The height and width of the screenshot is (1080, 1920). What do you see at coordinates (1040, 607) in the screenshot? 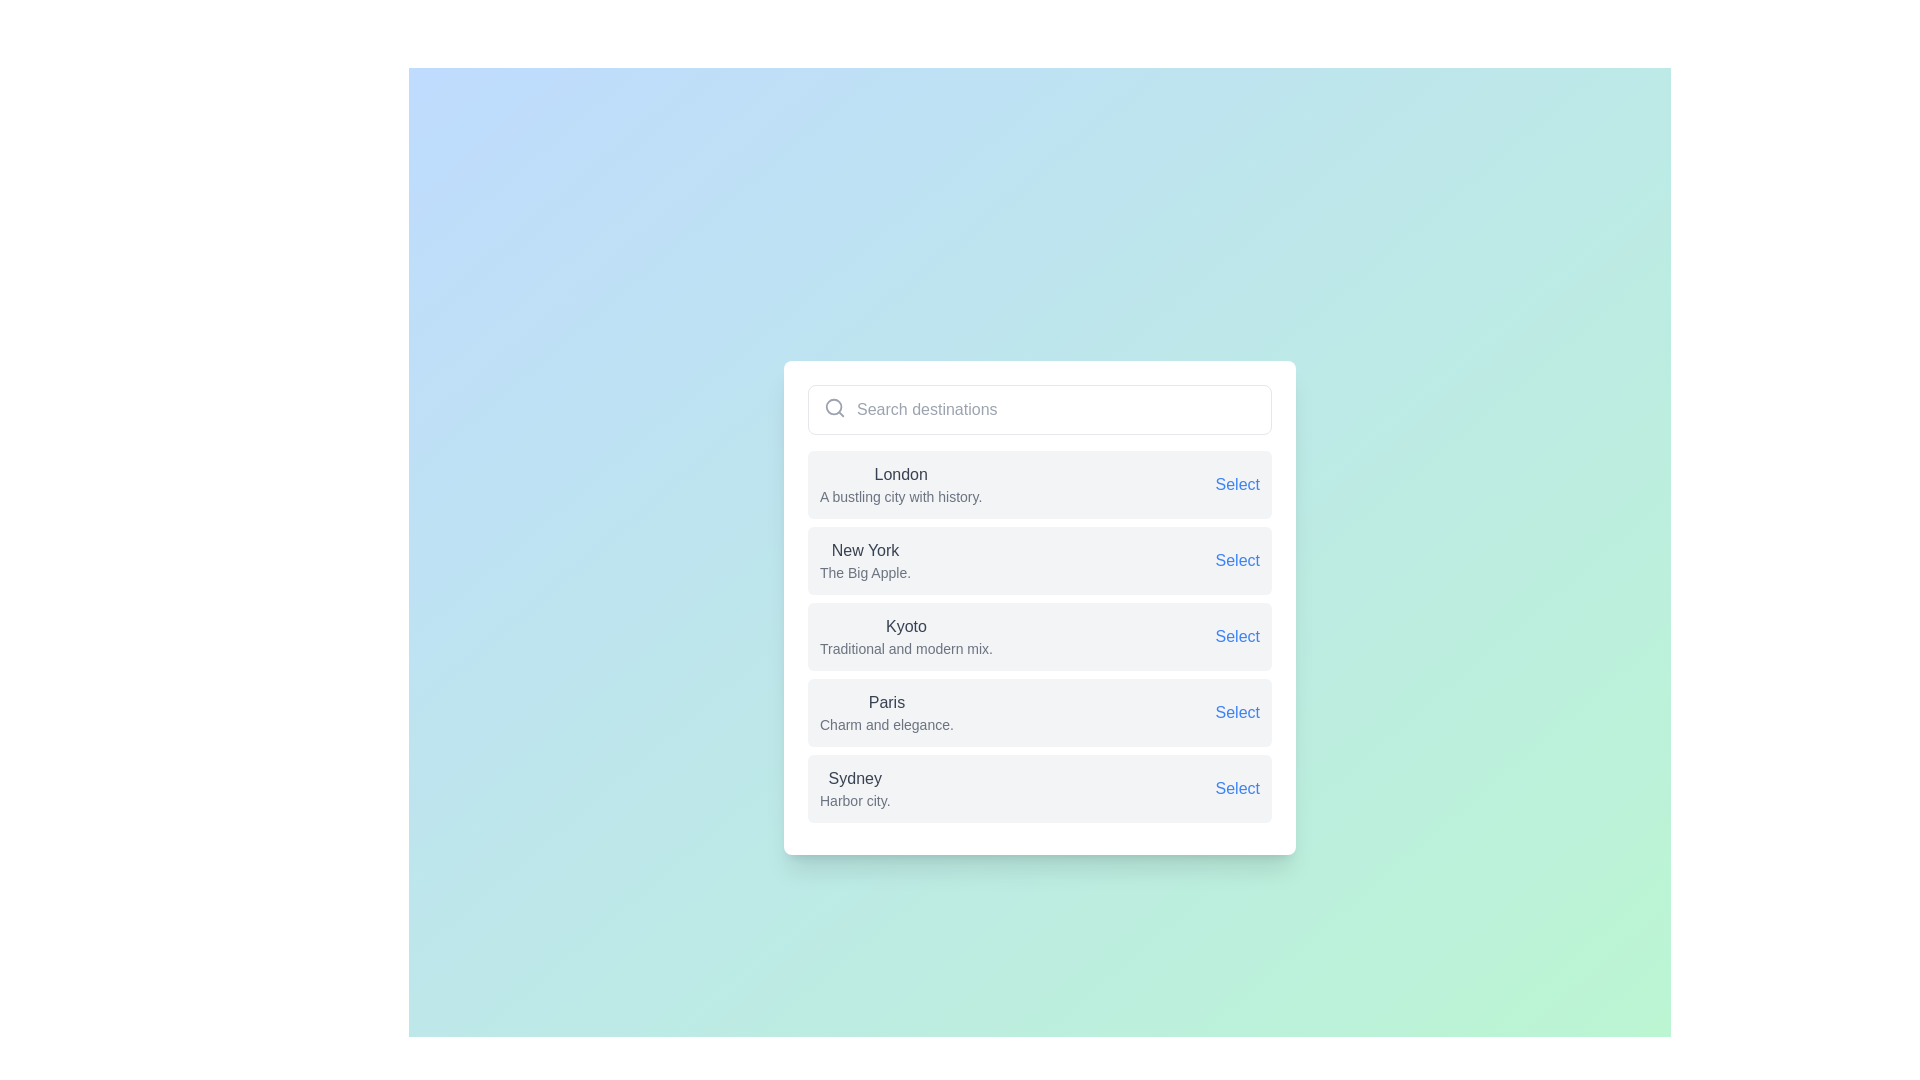
I see `the List Item representing the destination 'Kyoto', which is the third entry in a list of selectable destinations, allowing users` at bounding box center [1040, 607].